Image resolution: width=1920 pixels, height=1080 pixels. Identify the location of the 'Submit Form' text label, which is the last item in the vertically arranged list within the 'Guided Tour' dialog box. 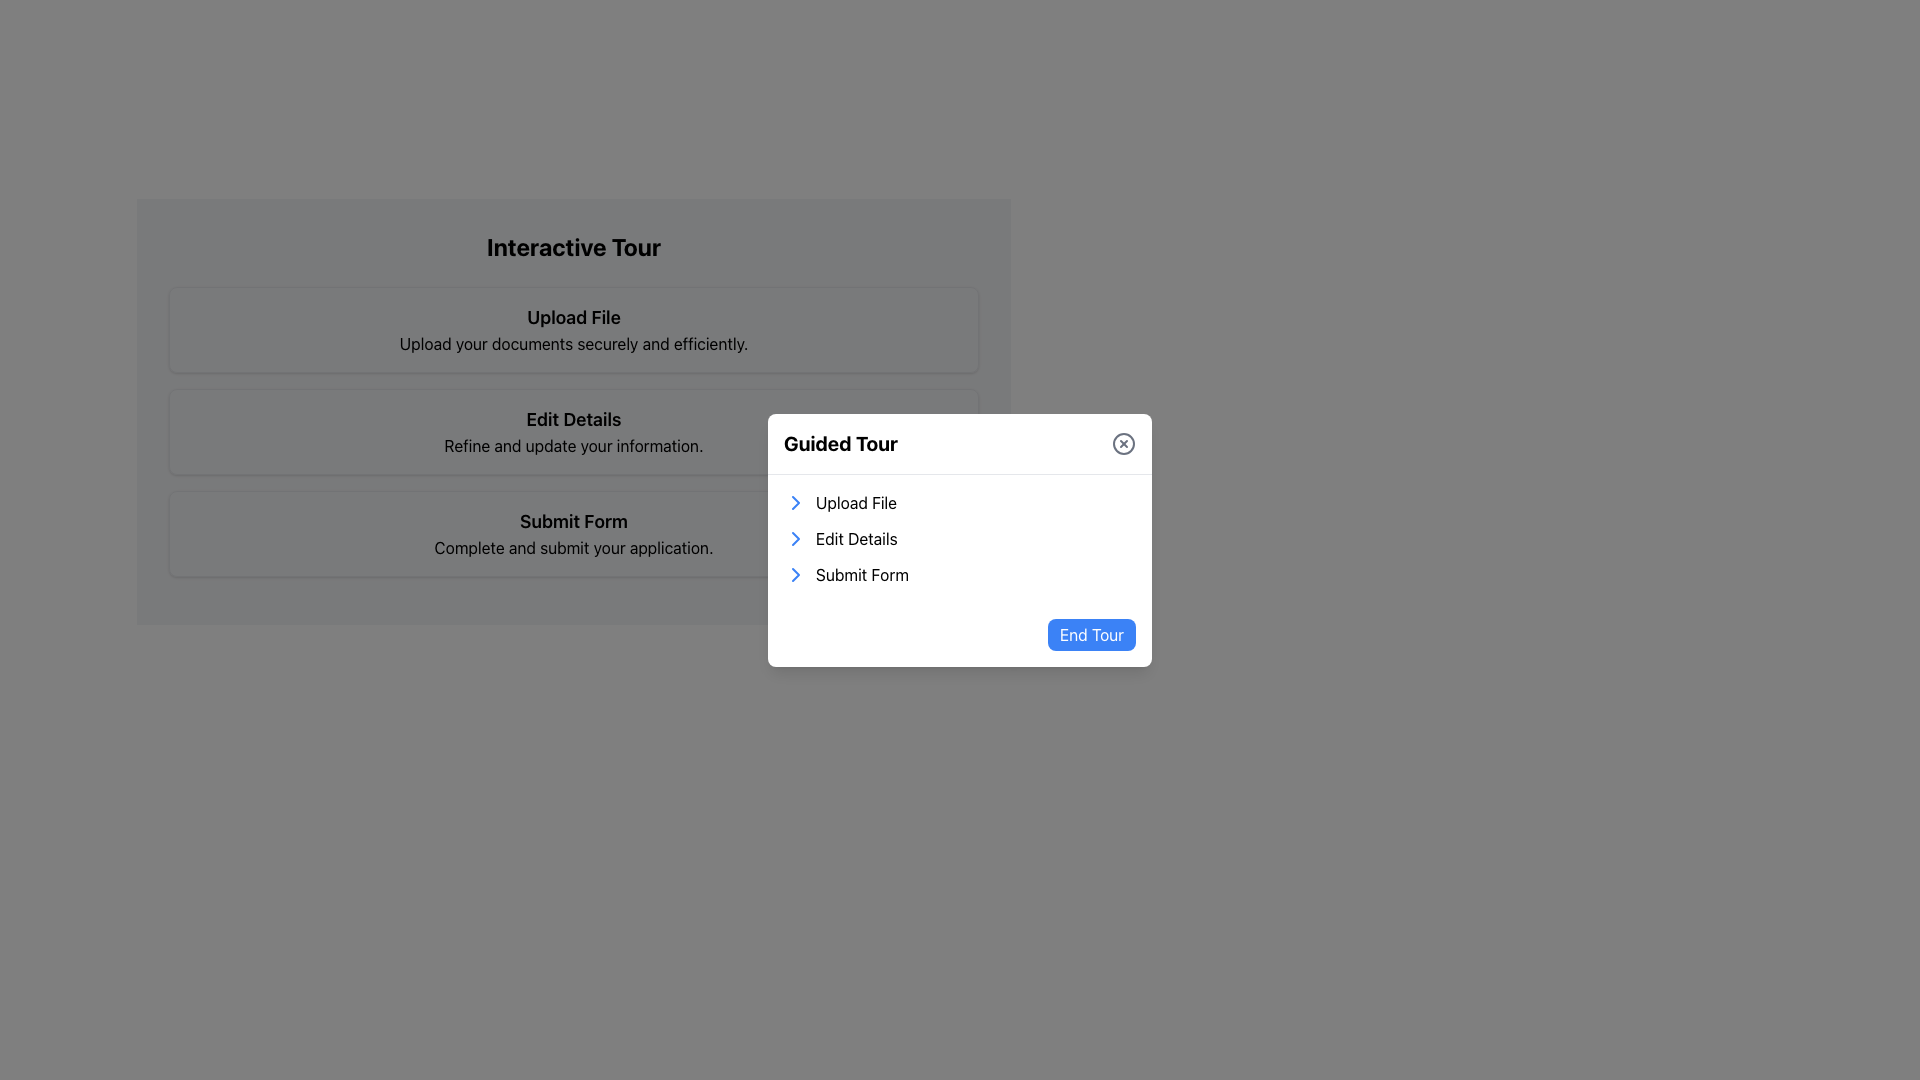
(862, 574).